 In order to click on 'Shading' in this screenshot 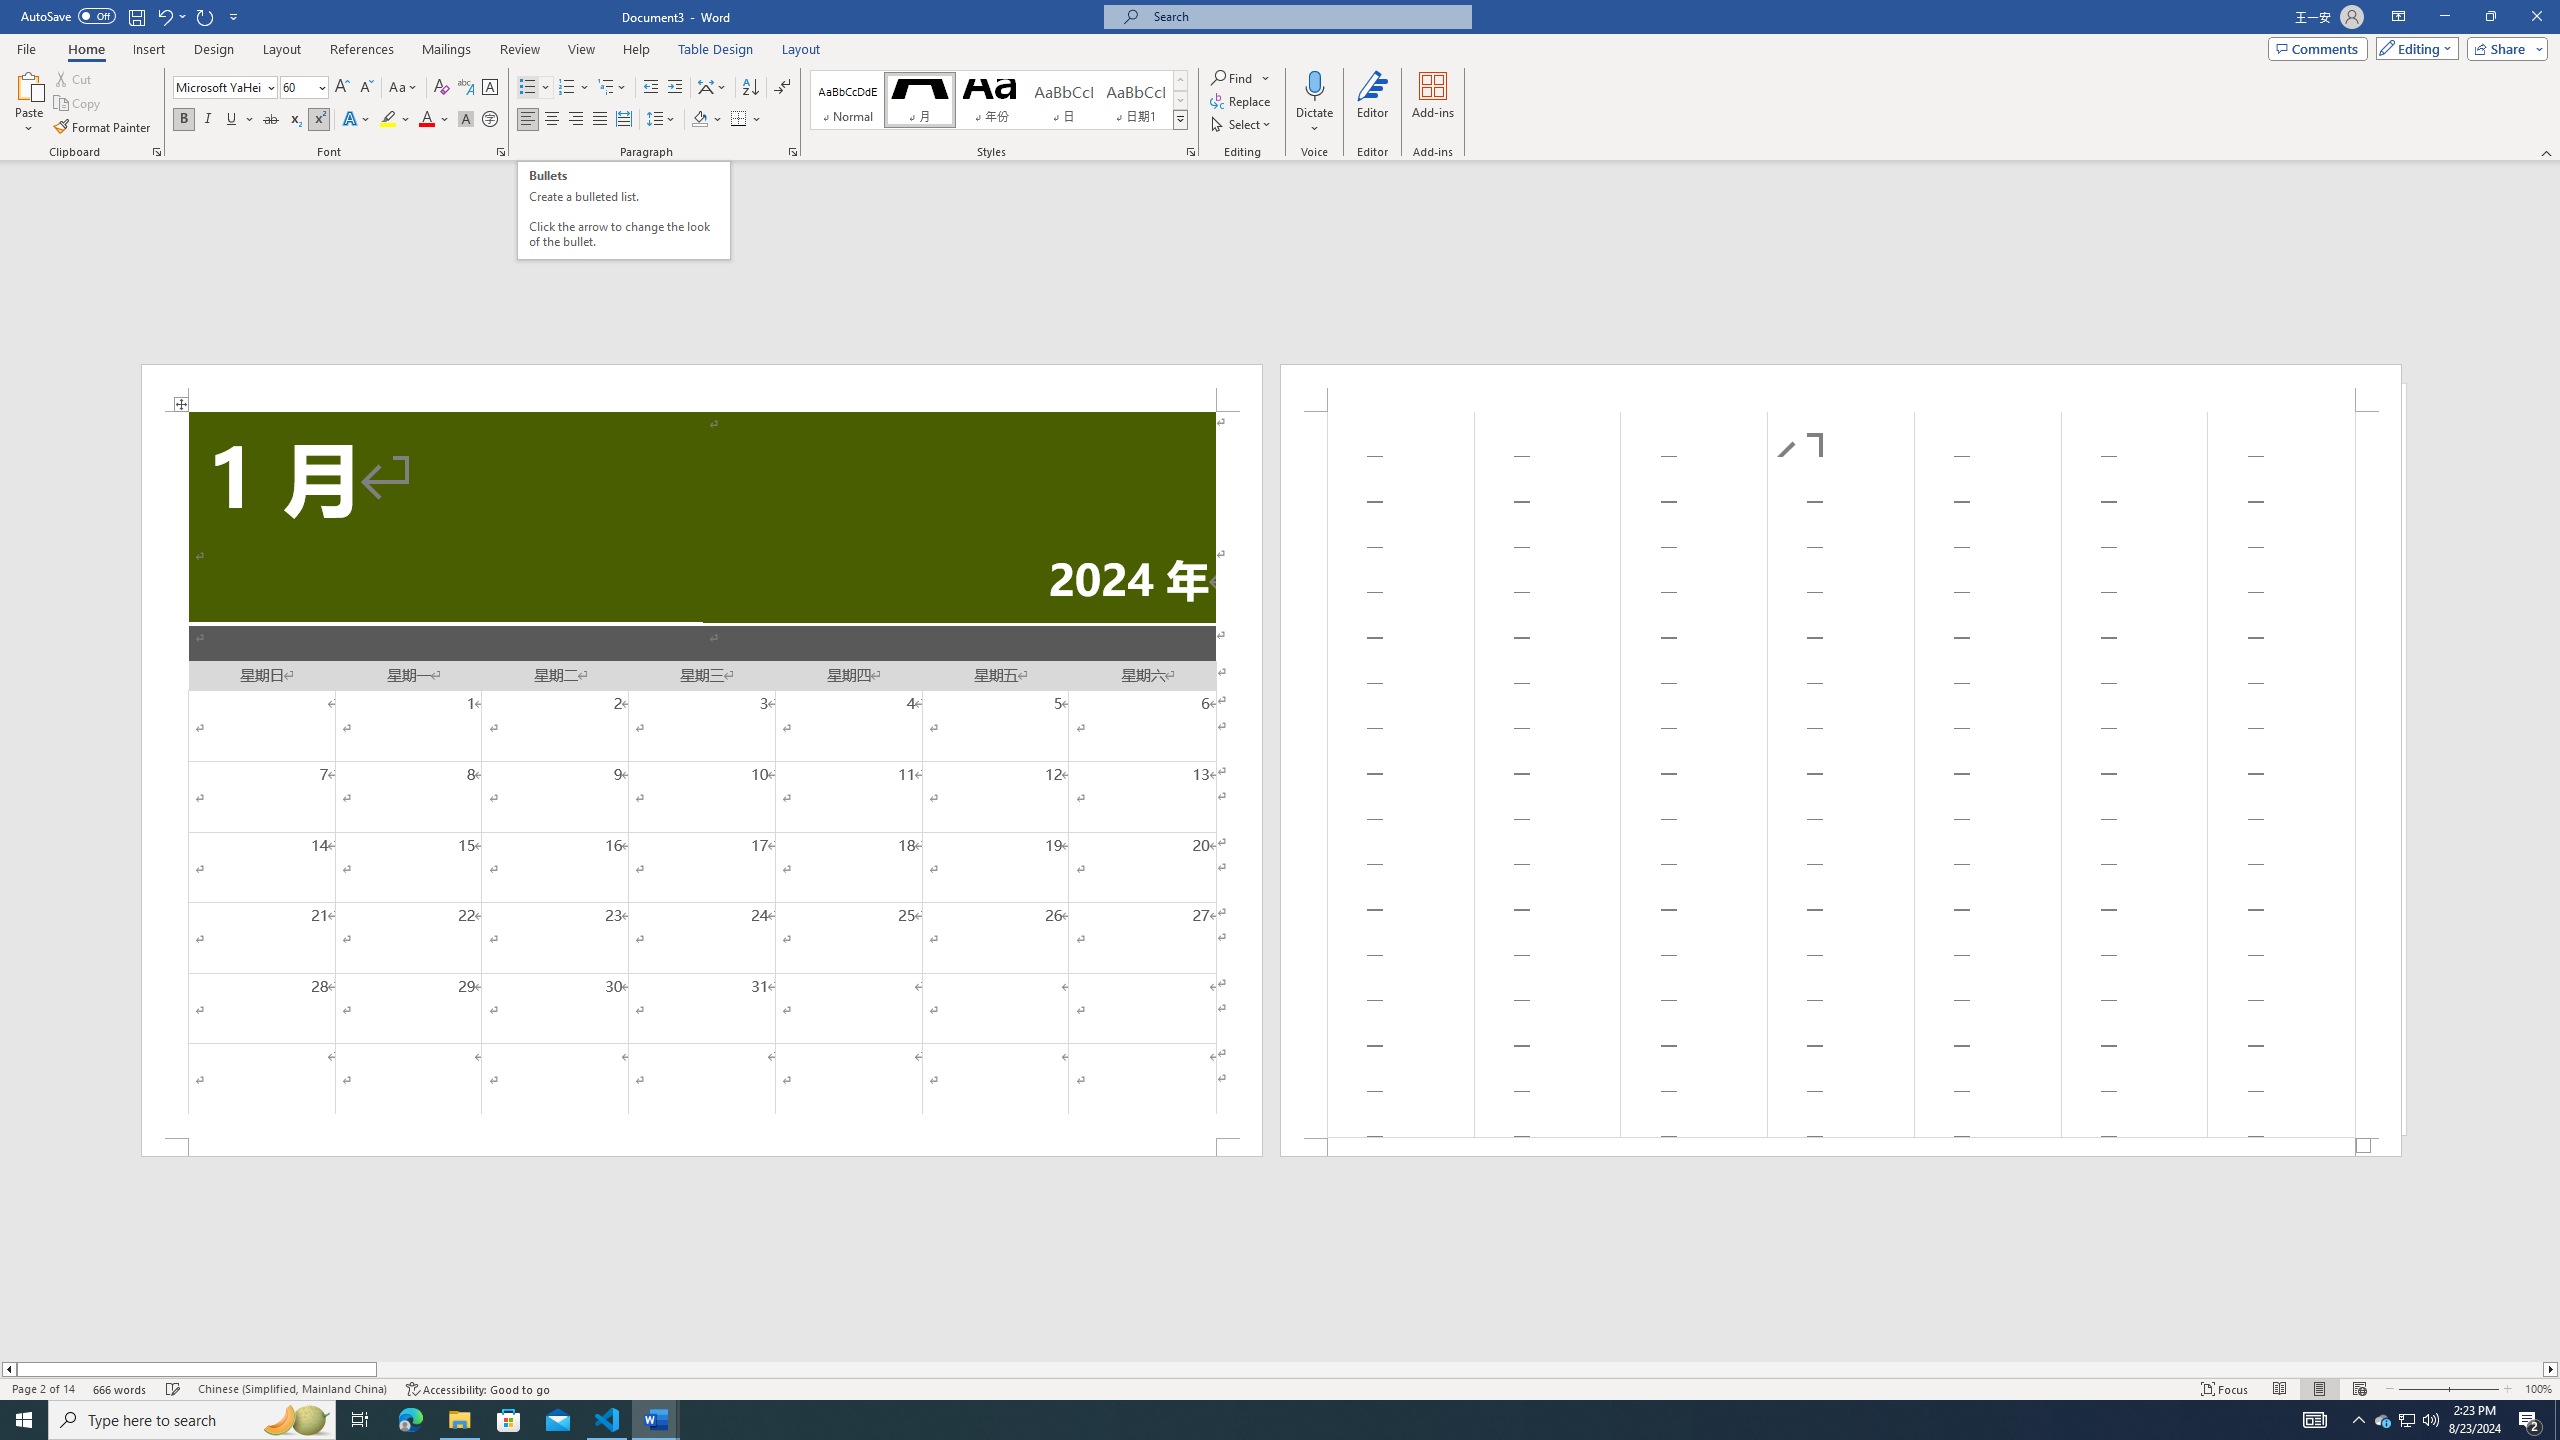, I will do `click(706, 118)`.